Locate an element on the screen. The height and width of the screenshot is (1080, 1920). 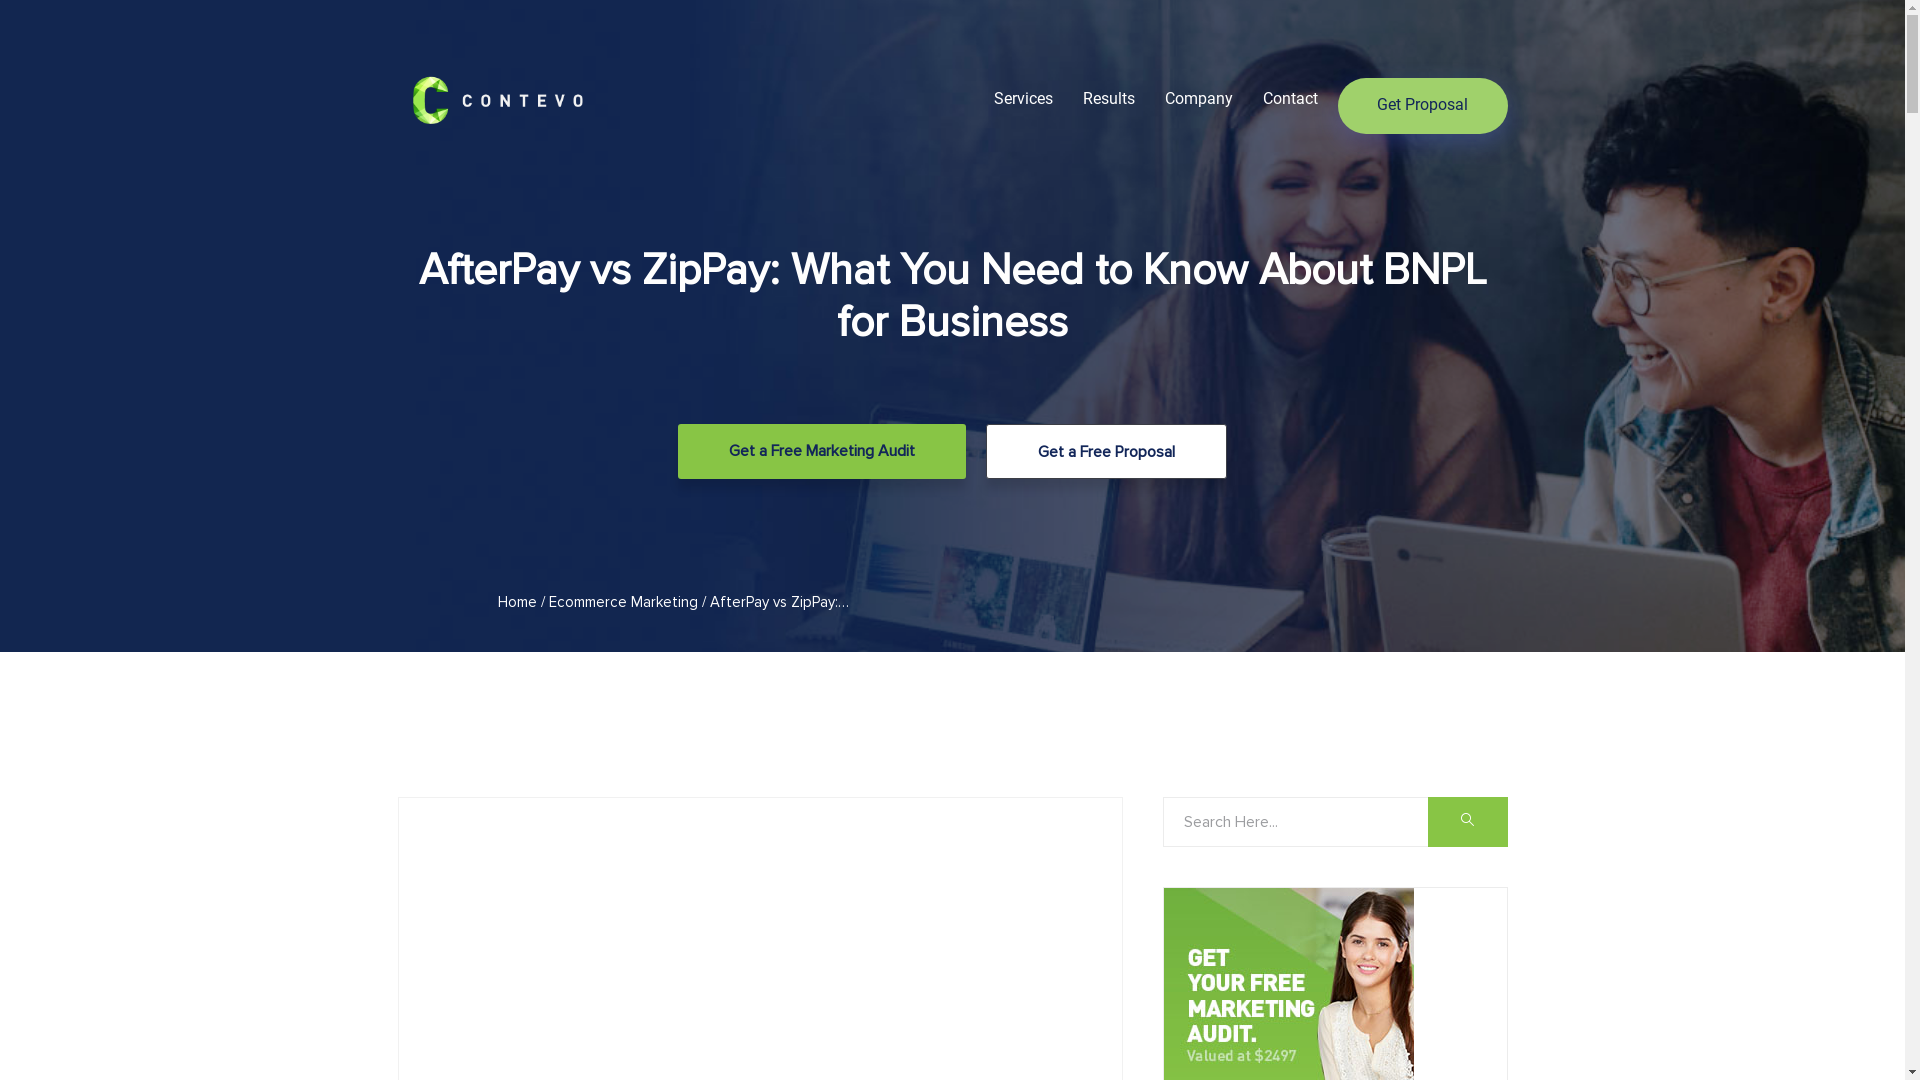
'Get Proposal' is located at coordinates (1421, 105).